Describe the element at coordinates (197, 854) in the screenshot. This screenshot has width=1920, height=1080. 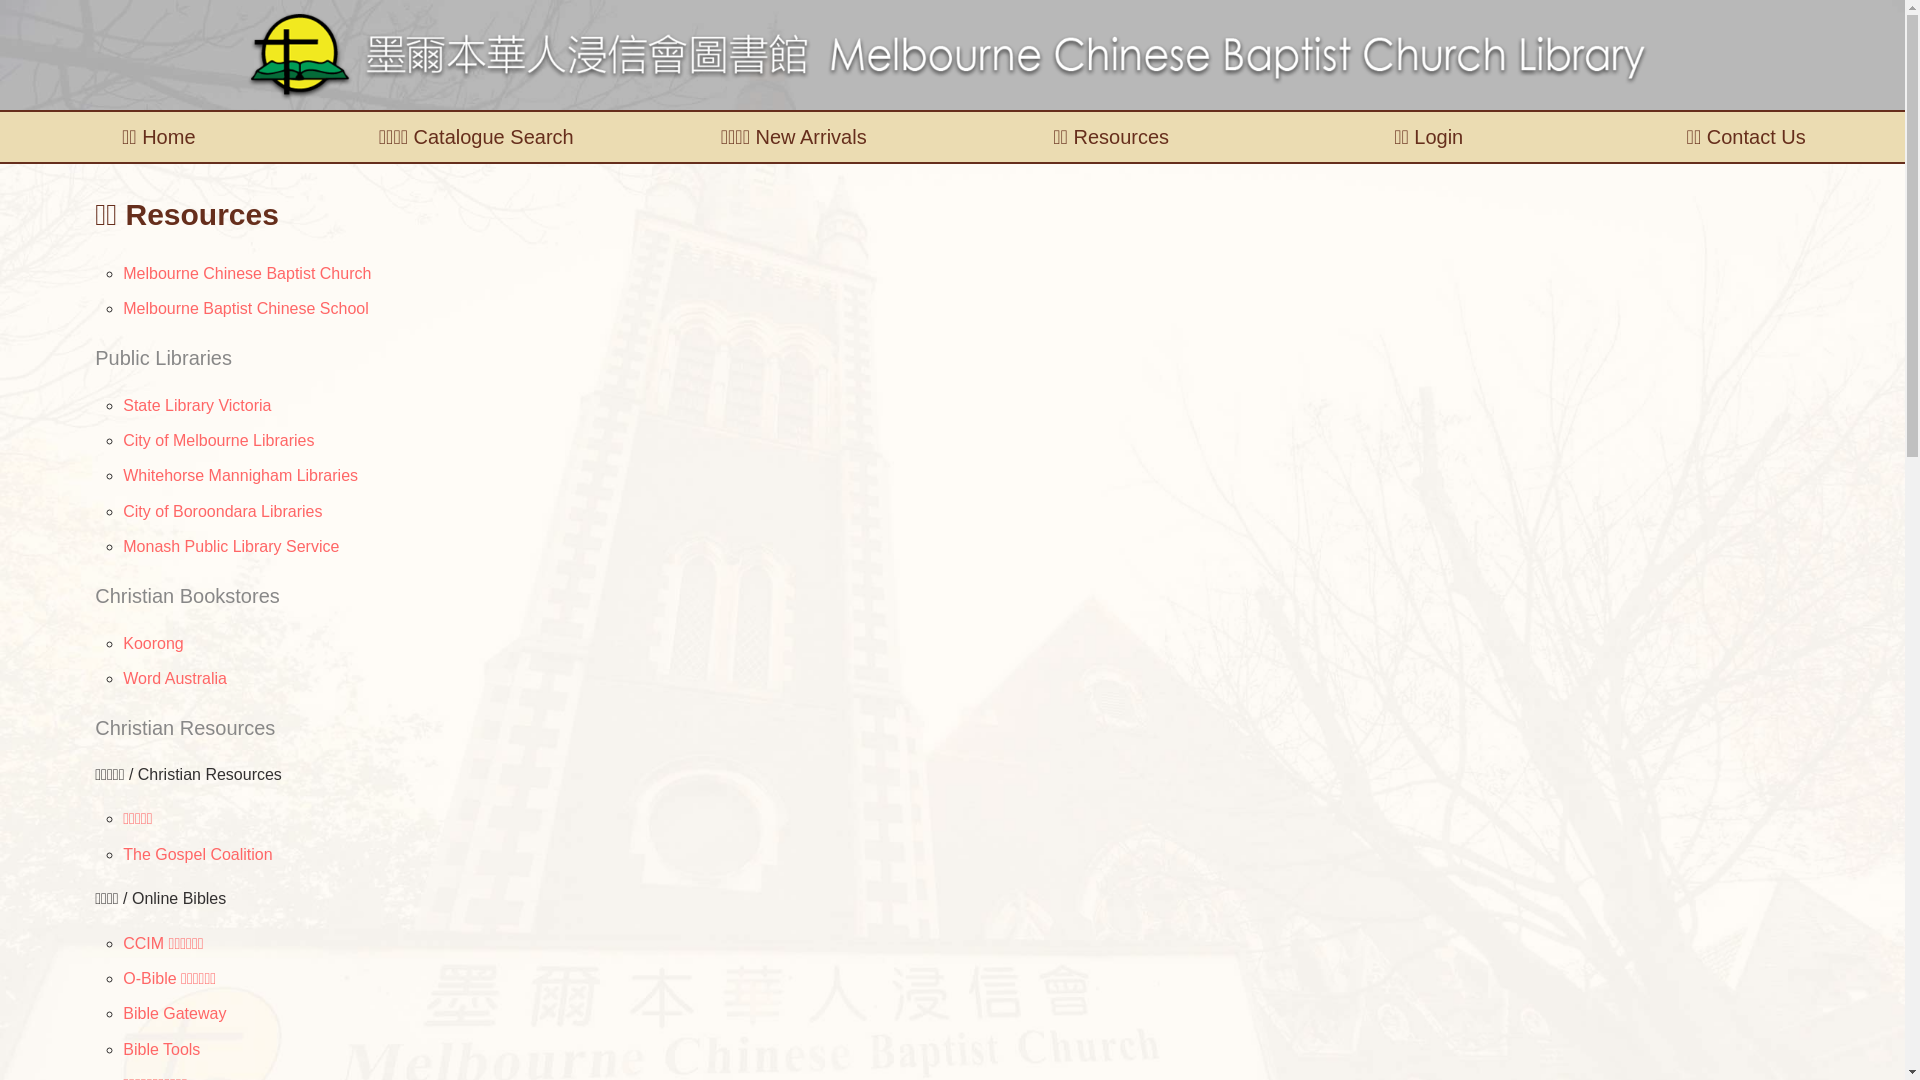
I see `'The Gospel Coalition'` at that location.